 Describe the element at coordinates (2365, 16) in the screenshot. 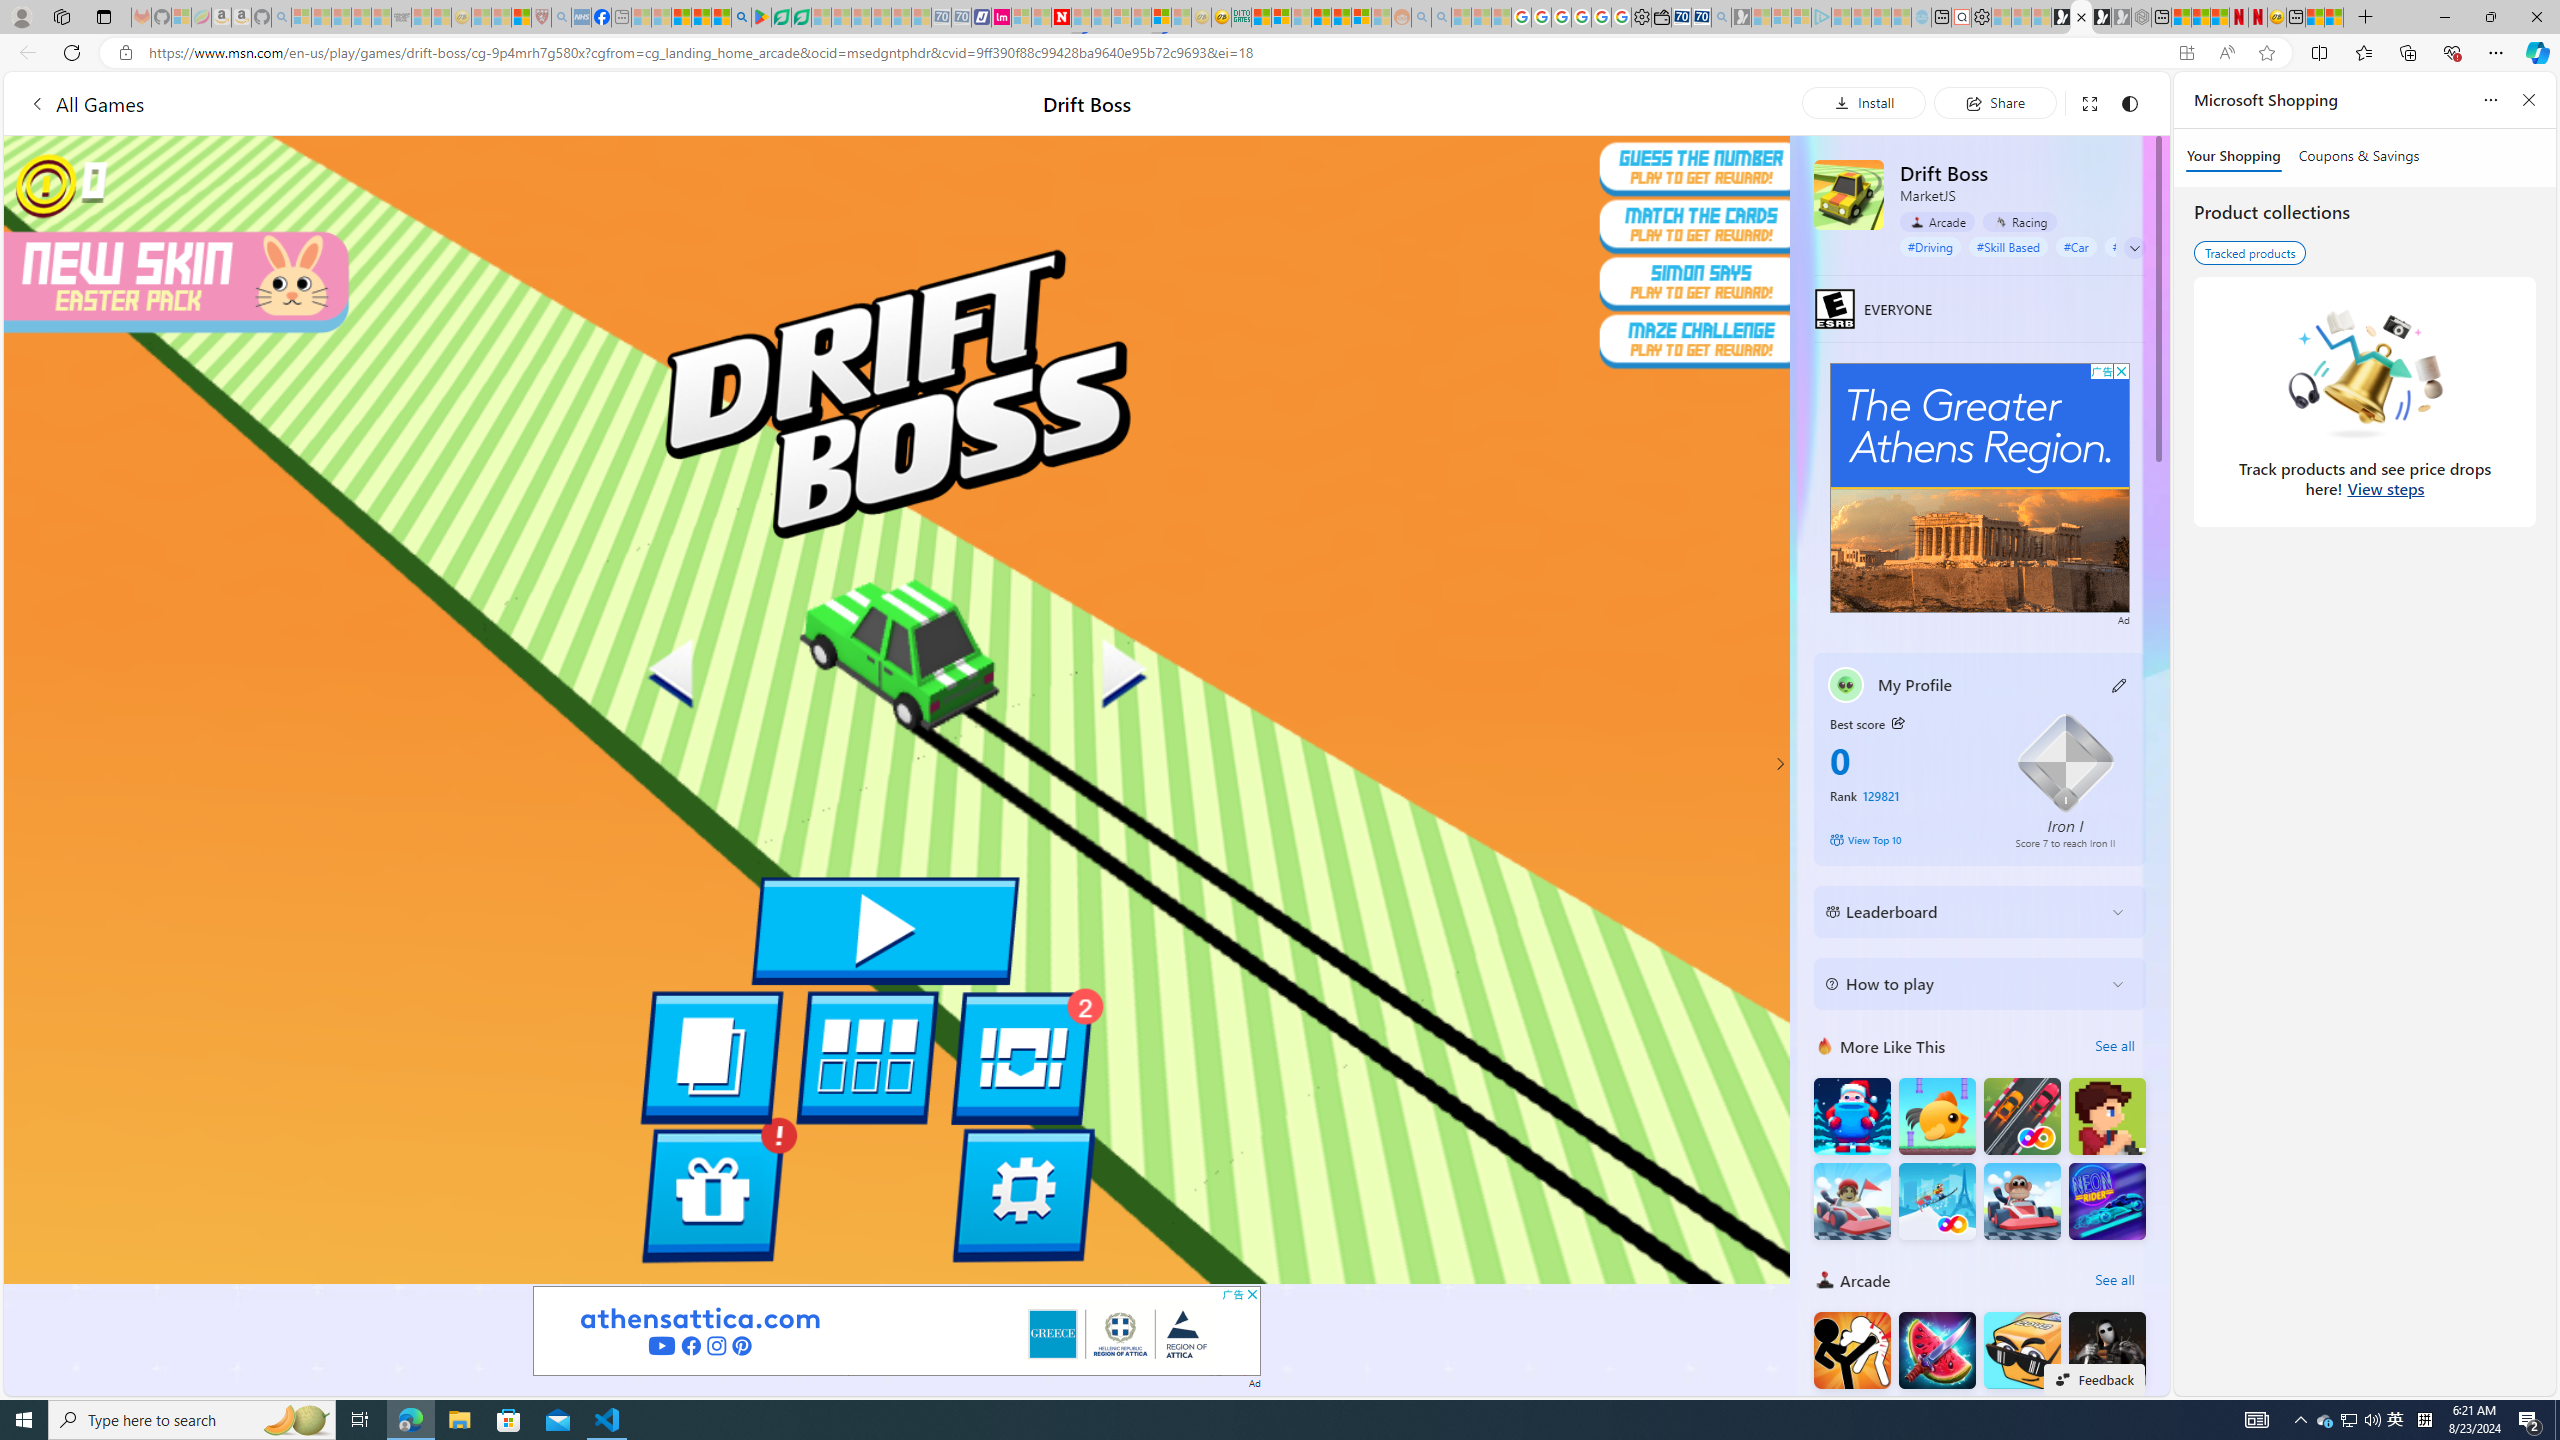

I see `'New Tab'` at that location.